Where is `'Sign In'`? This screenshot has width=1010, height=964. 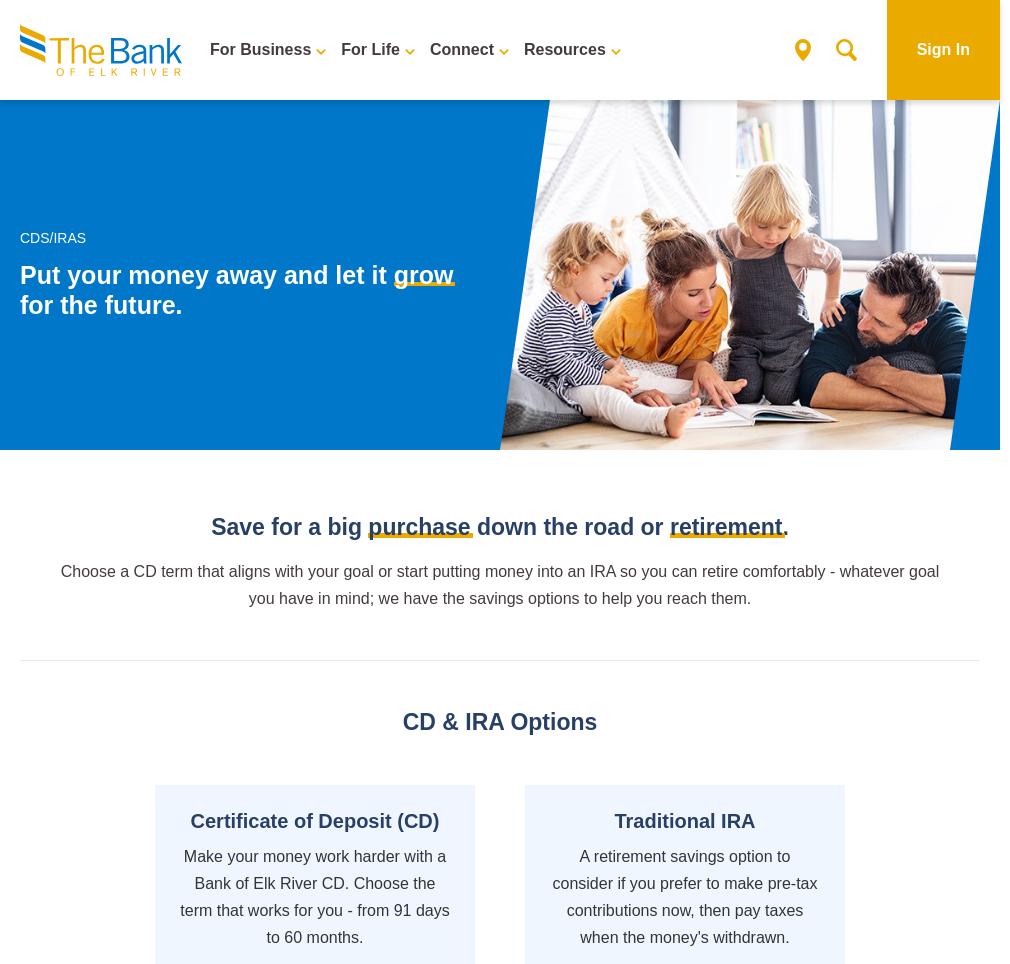
'Sign In' is located at coordinates (943, 49).